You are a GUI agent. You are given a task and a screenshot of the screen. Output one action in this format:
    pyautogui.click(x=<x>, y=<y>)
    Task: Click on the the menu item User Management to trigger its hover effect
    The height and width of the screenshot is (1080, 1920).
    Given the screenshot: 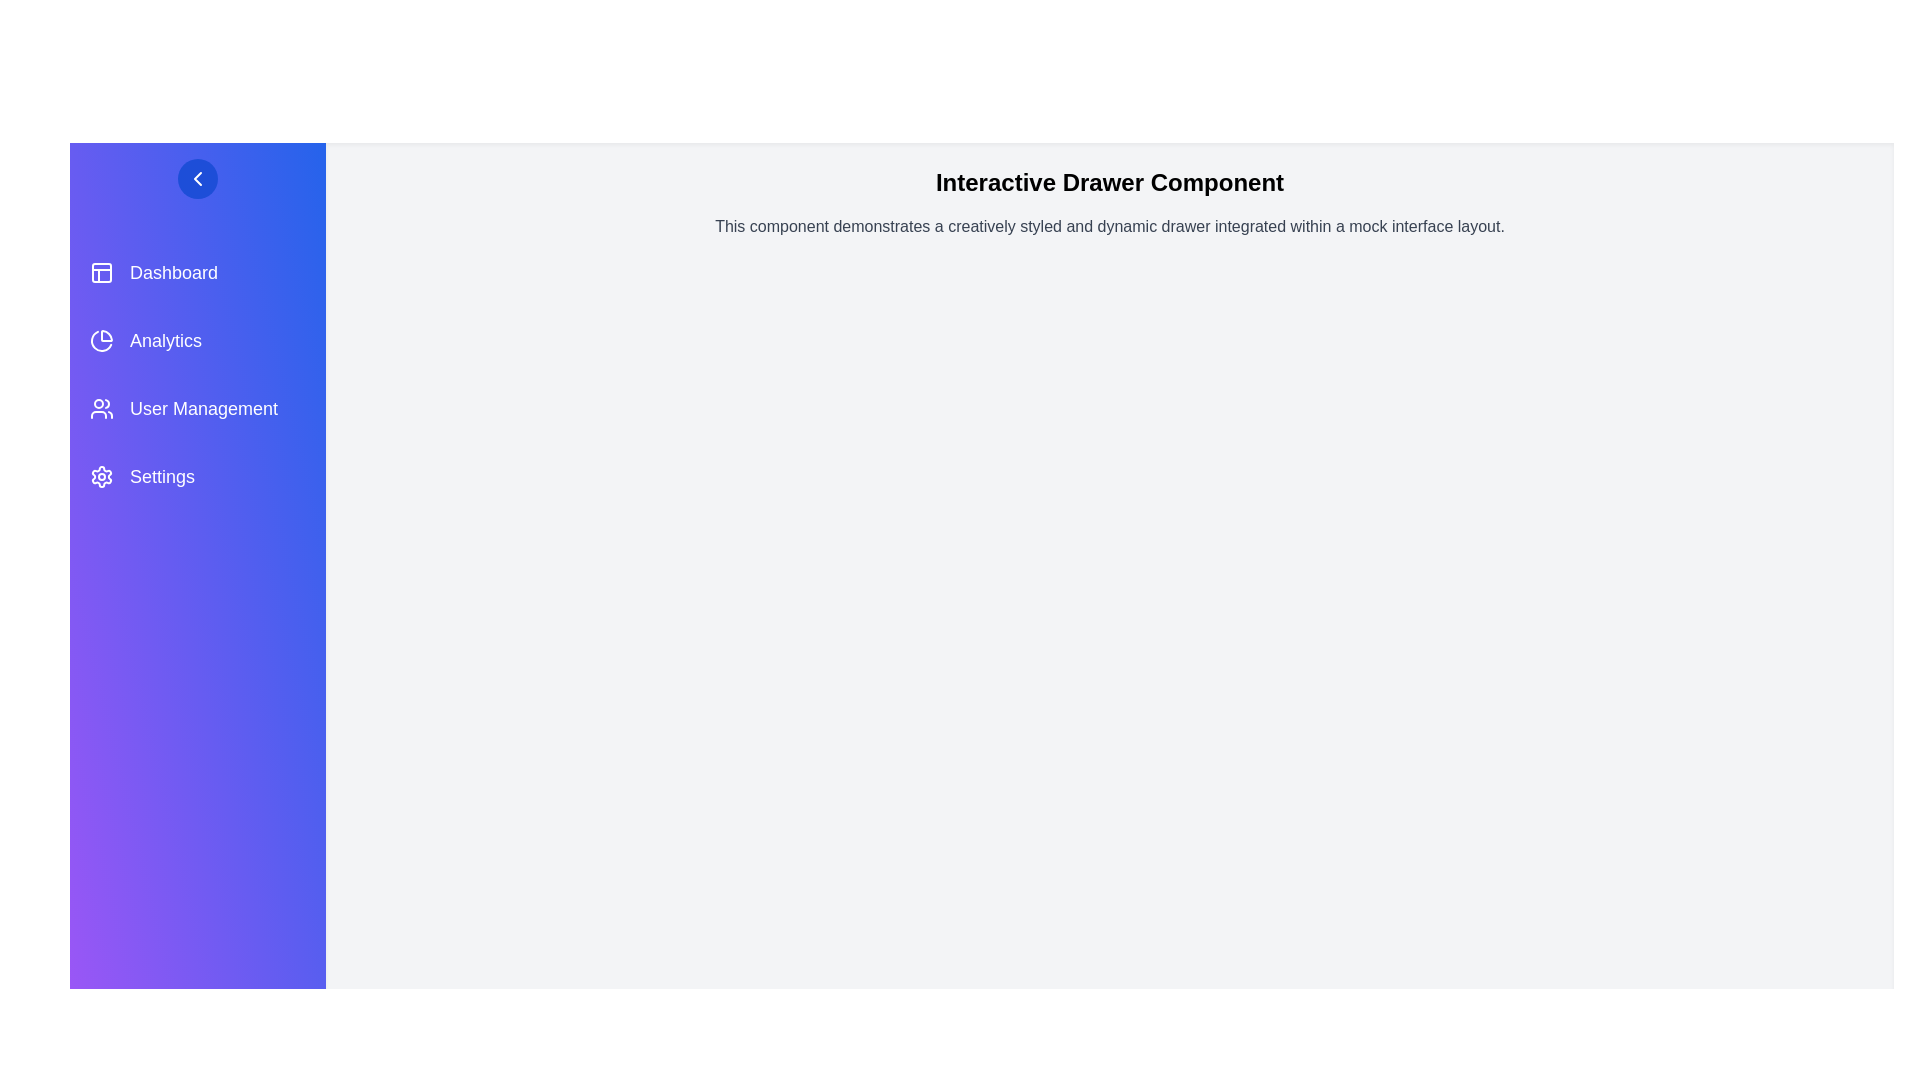 What is the action you would take?
    pyautogui.click(x=197, y=407)
    